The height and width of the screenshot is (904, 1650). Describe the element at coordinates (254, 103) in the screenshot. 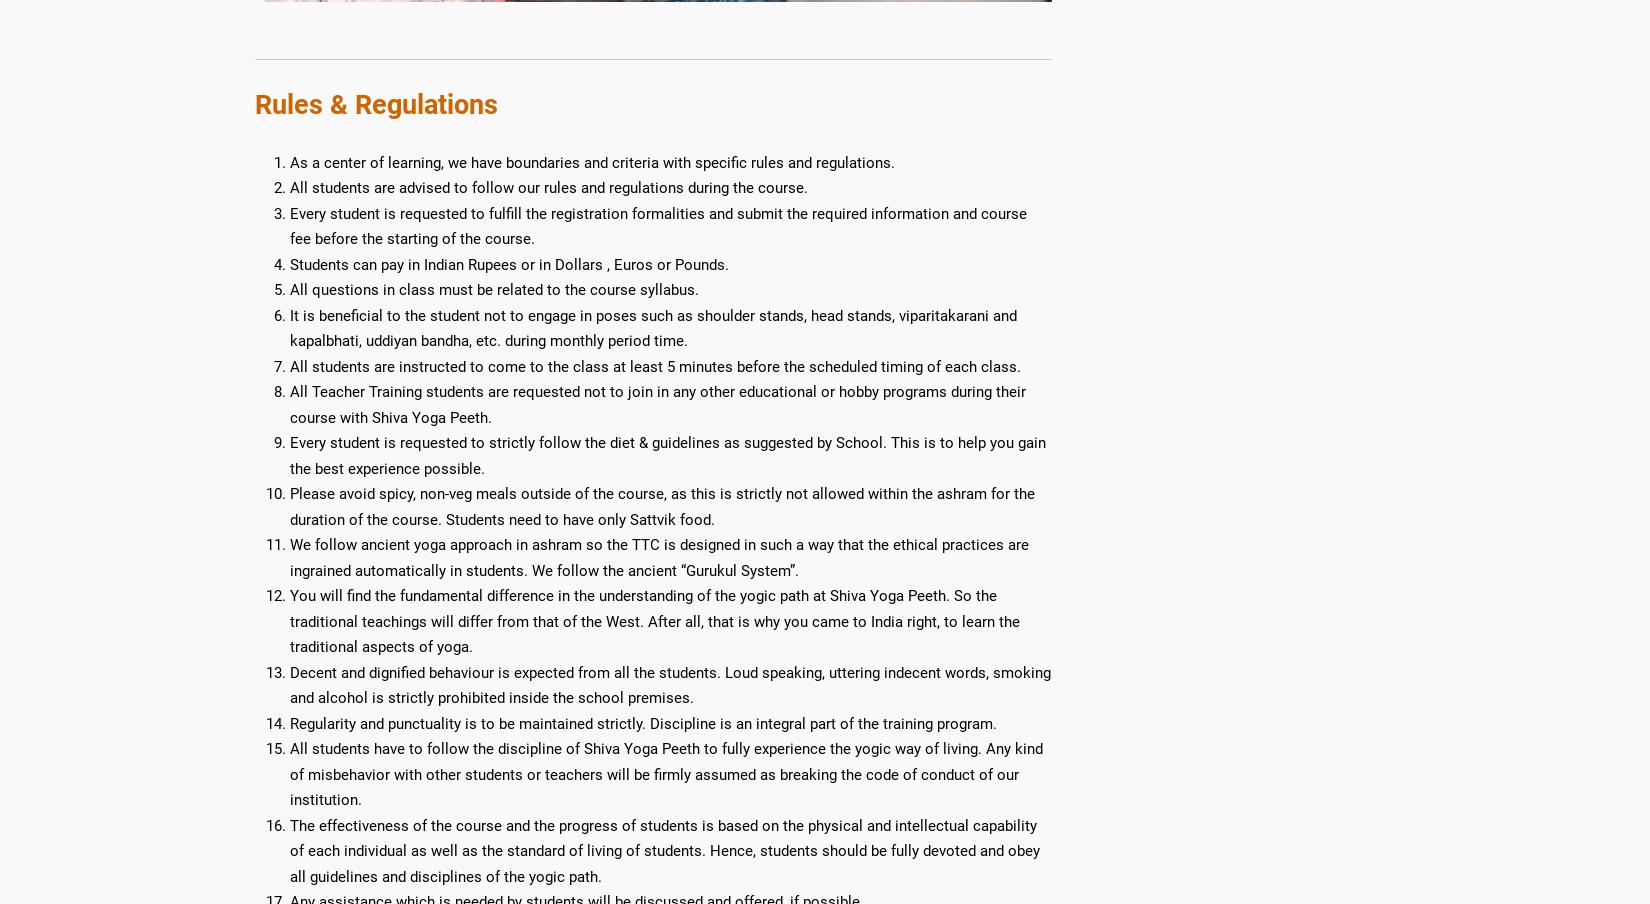

I see `'Rules & Regulations'` at that location.